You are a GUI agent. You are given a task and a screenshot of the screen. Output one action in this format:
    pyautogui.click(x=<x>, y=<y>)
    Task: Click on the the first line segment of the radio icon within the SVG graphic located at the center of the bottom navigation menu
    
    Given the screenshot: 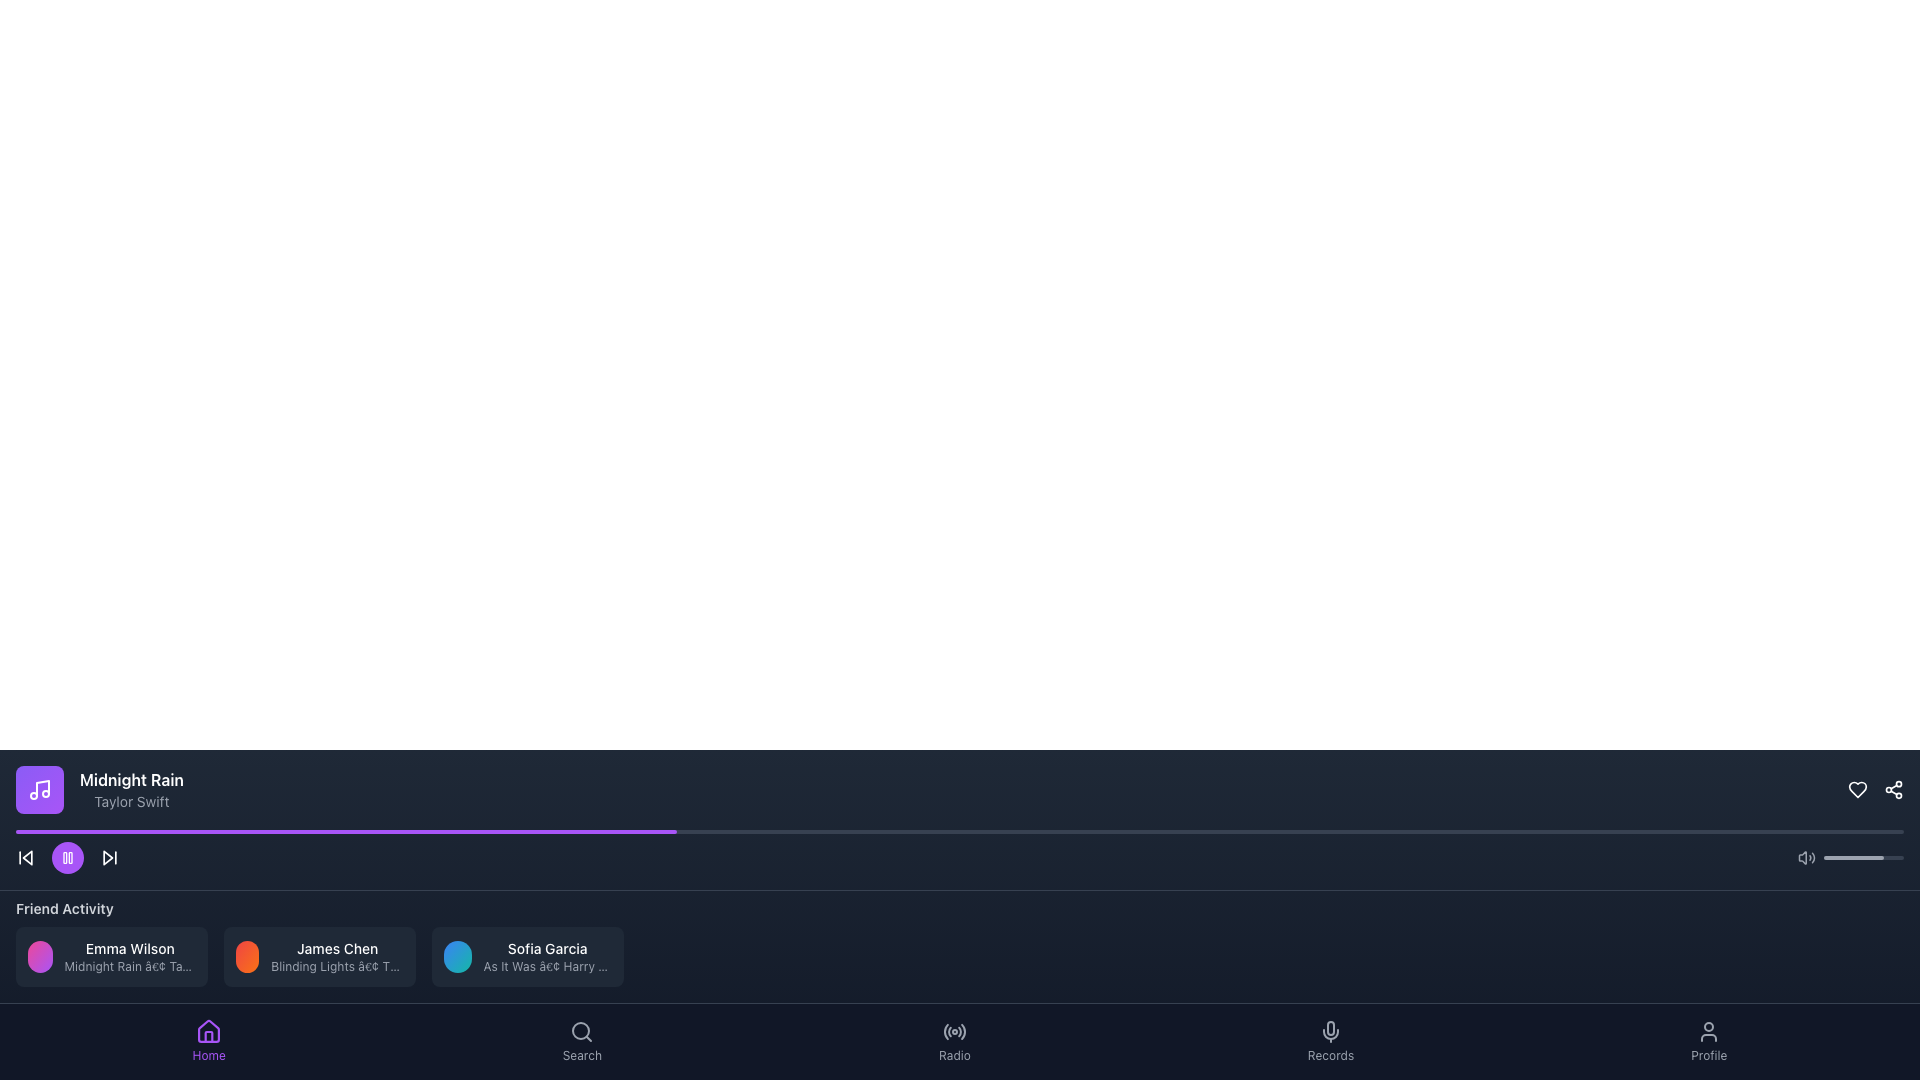 What is the action you would take?
    pyautogui.click(x=945, y=1032)
    